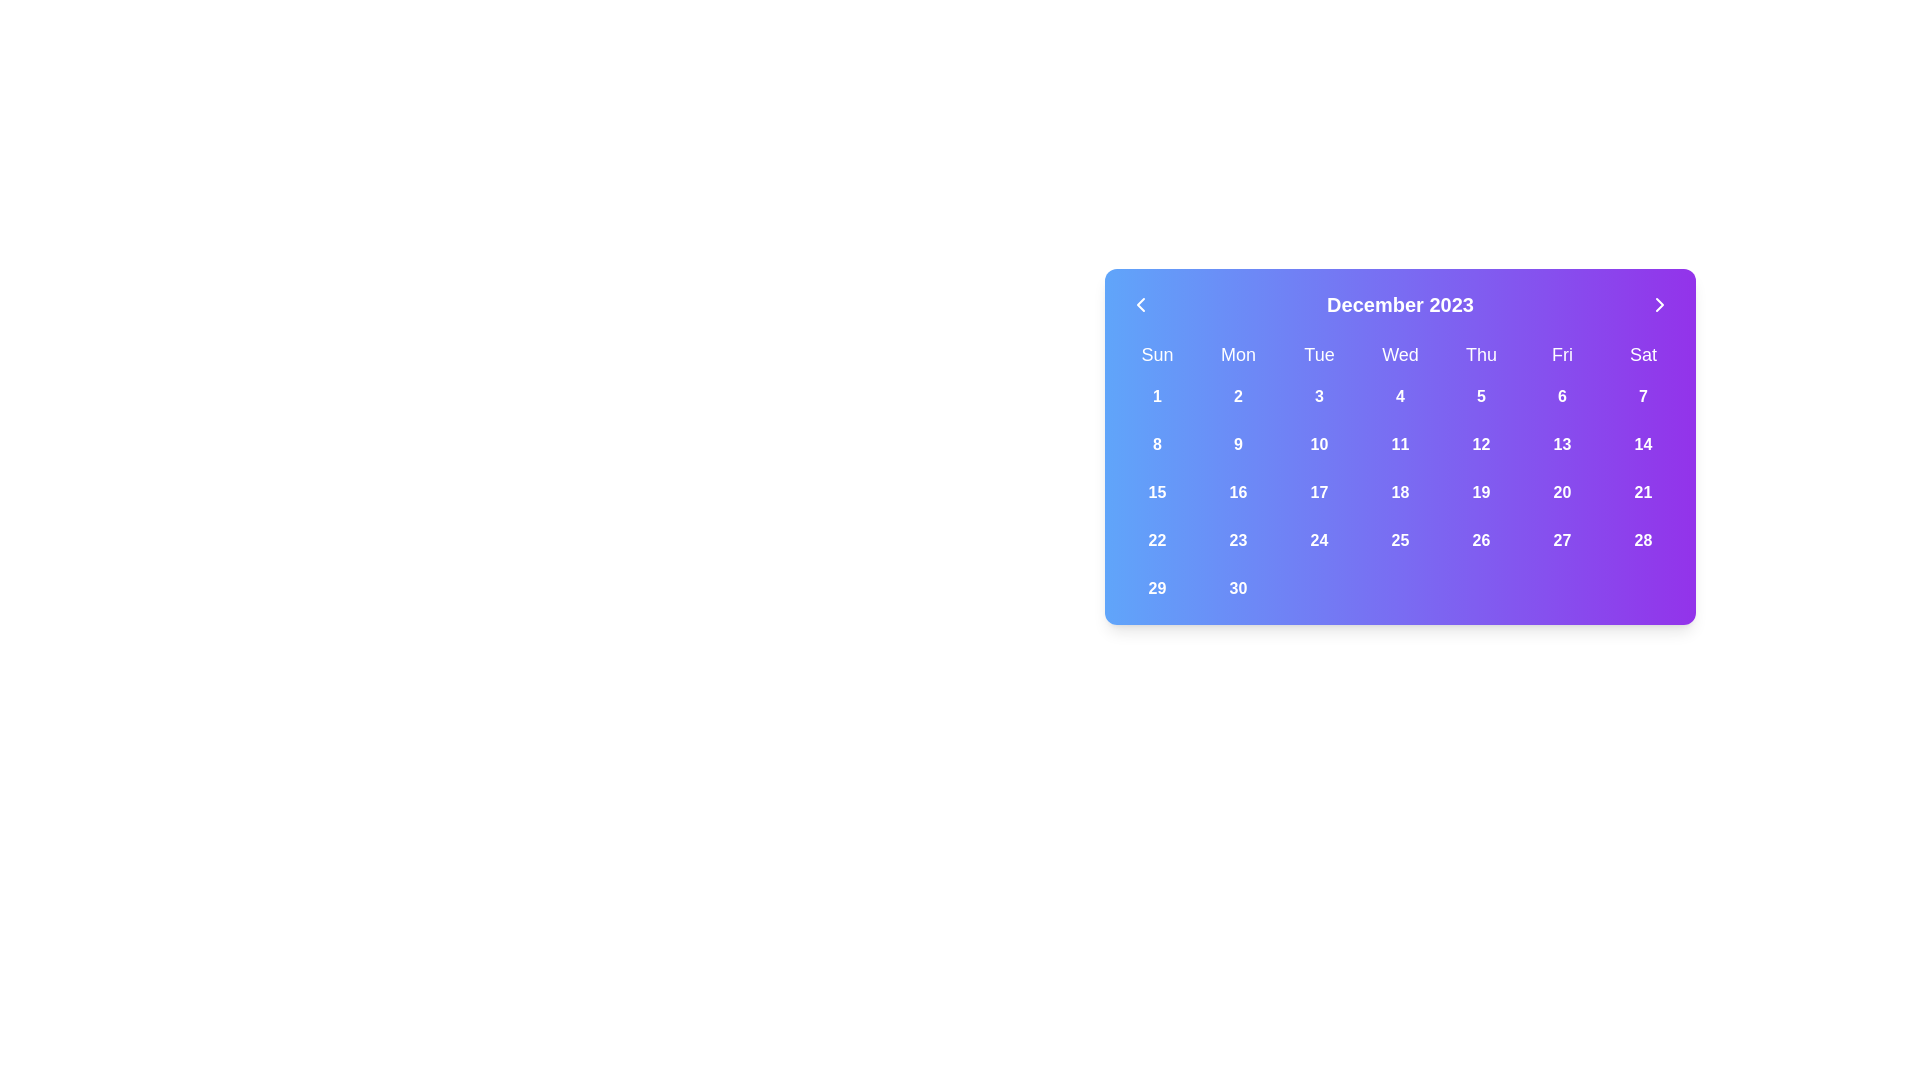 The width and height of the screenshot is (1920, 1080). What do you see at coordinates (1237, 443) in the screenshot?
I see `the selectable calendar date button representing the 9th of December 2023, located in the second row and third column under the 'Mon' header` at bounding box center [1237, 443].